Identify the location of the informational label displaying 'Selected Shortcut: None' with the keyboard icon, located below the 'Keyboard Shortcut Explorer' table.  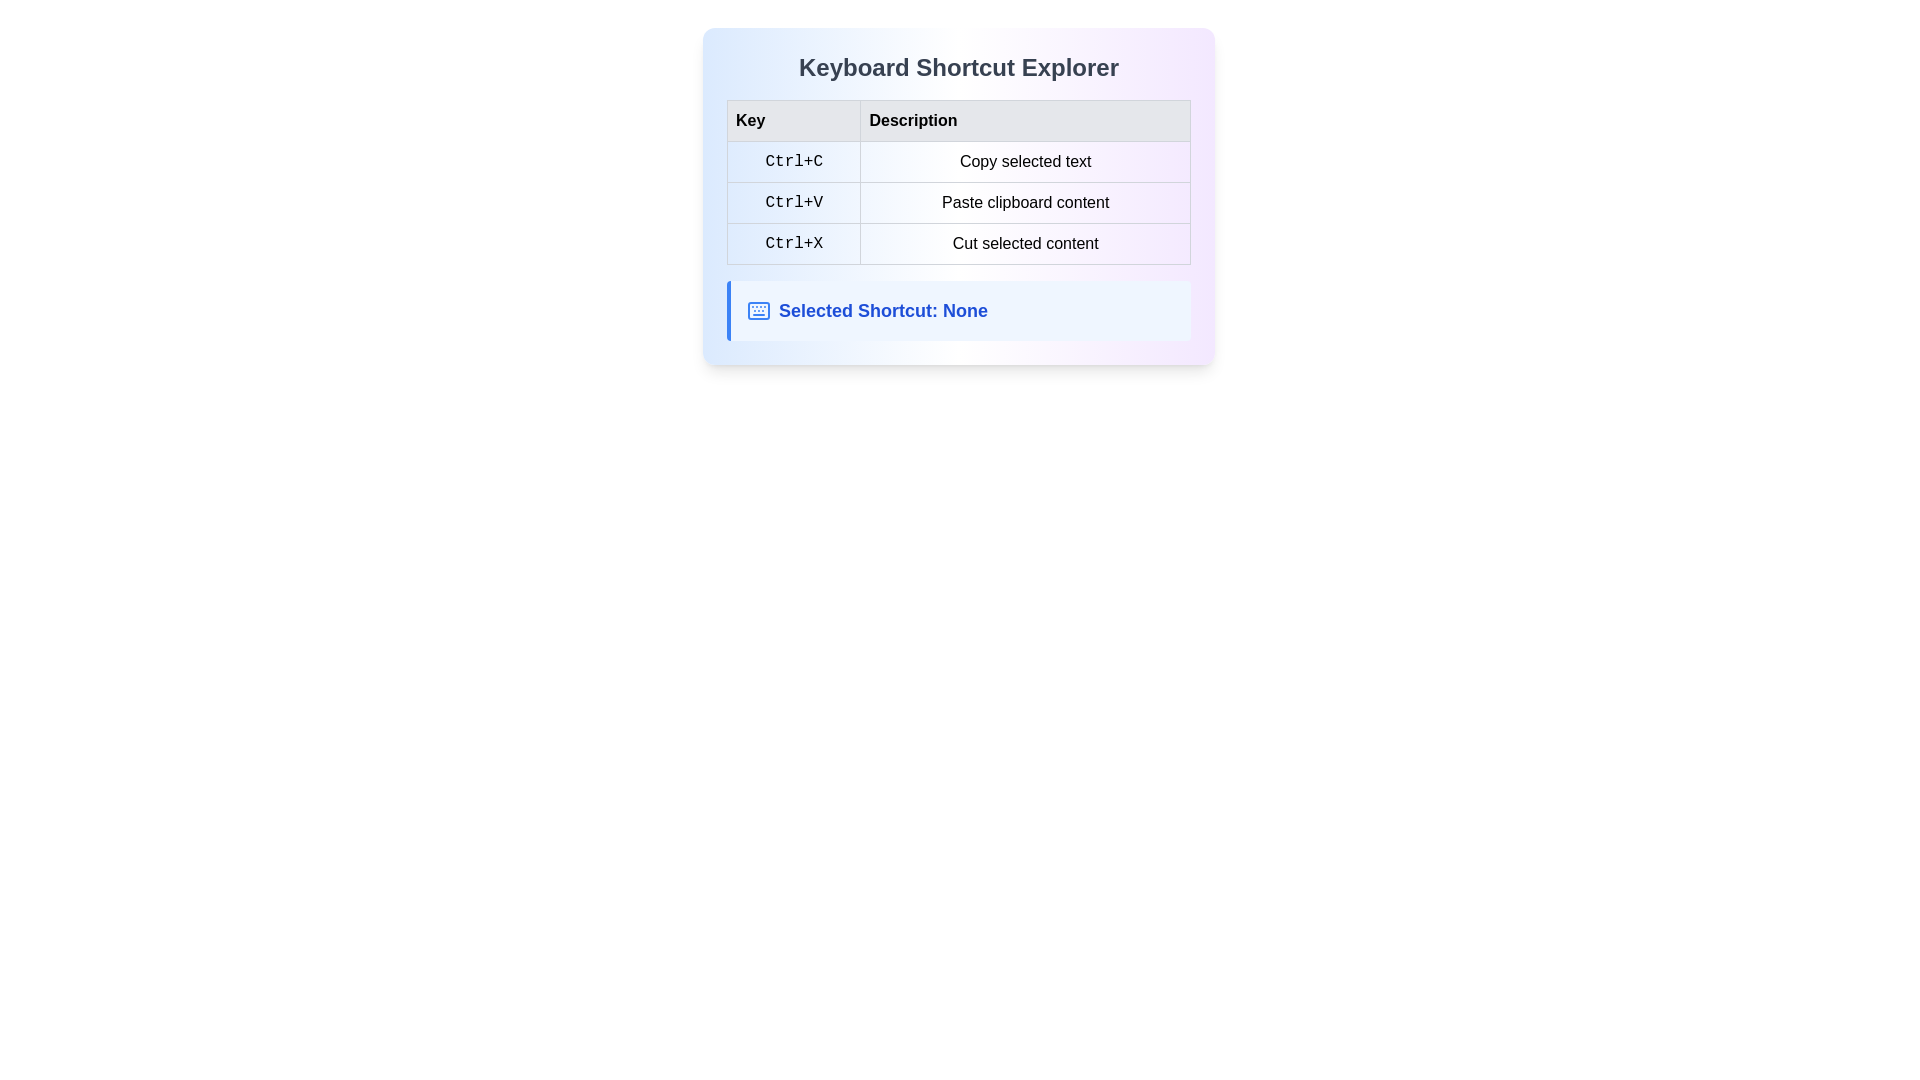
(960, 311).